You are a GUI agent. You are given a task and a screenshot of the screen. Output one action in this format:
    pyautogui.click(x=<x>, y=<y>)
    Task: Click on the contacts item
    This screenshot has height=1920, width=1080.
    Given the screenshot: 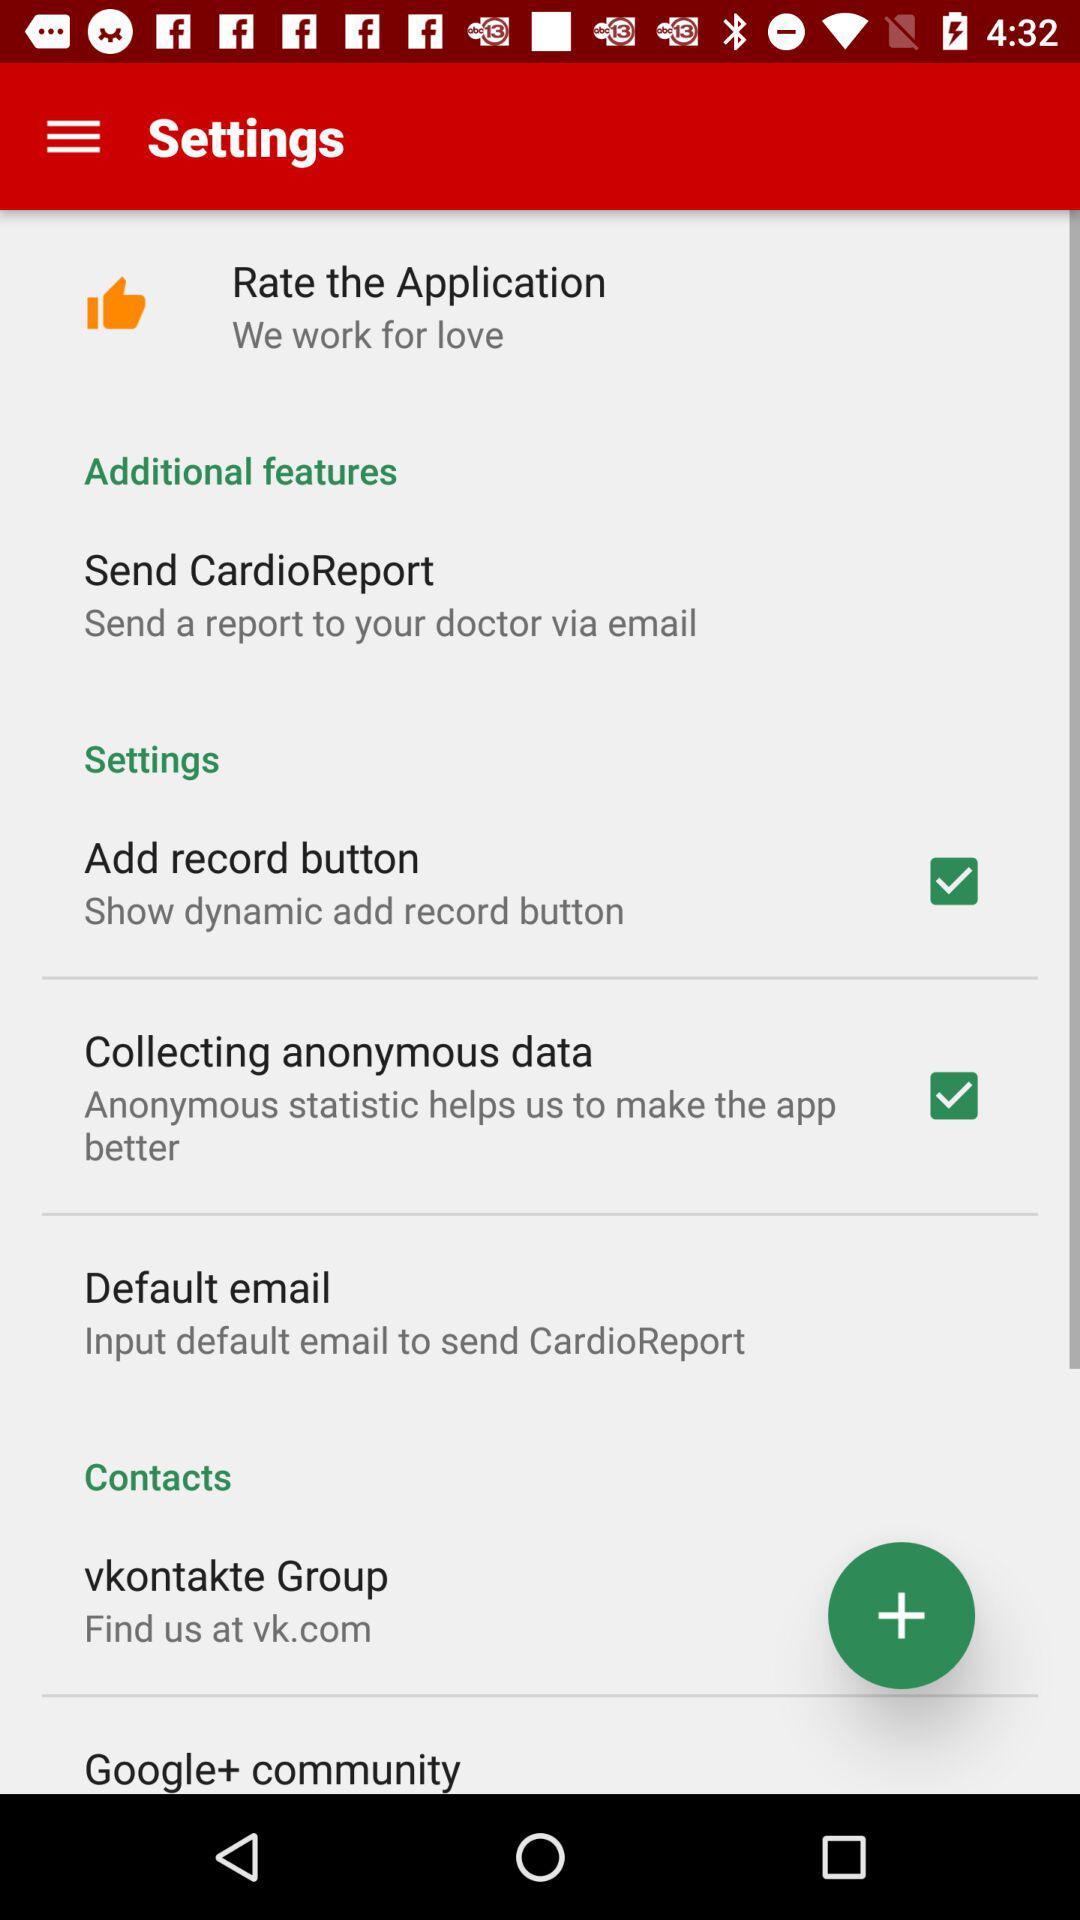 What is the action you would take?
    pyautogui.click(x=540, y=1454)
    